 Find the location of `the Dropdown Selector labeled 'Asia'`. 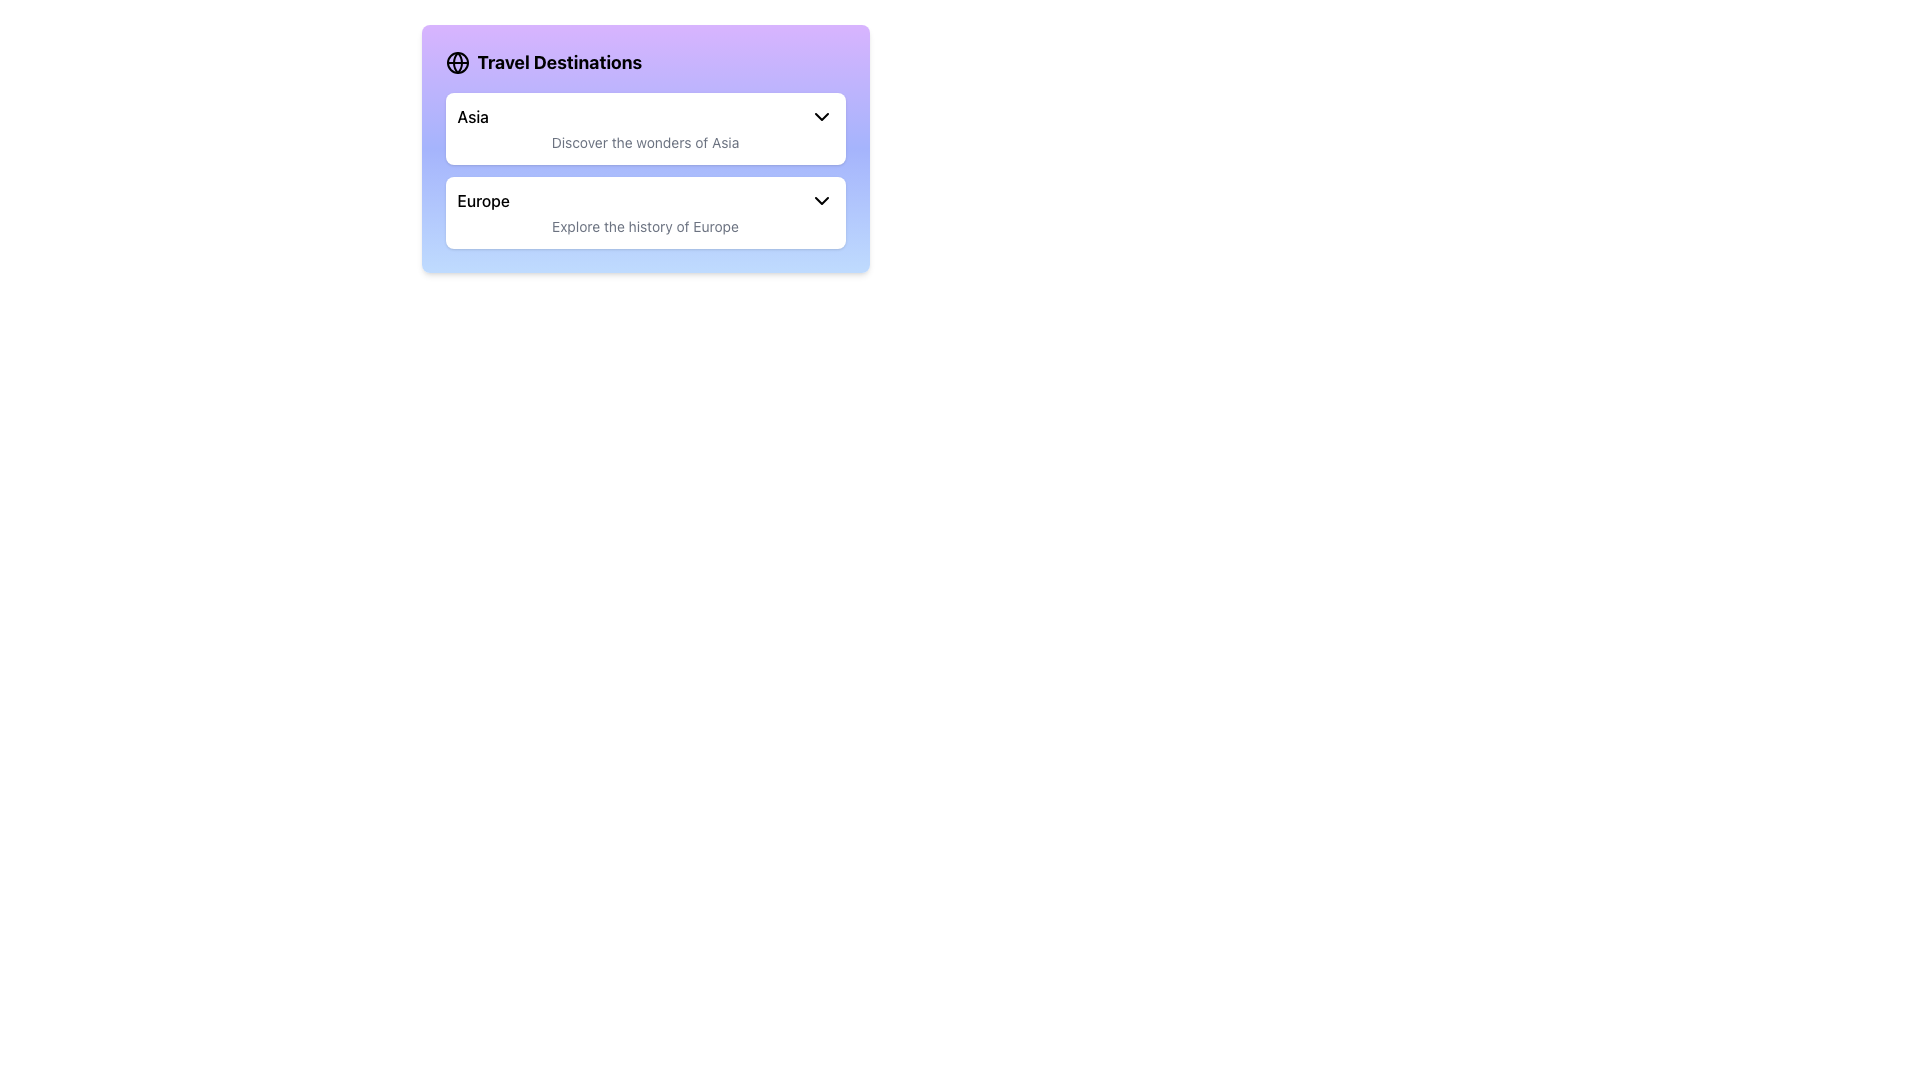

the Dropdown Selector labeled 'Asia' is located at coordinates (645, 116).